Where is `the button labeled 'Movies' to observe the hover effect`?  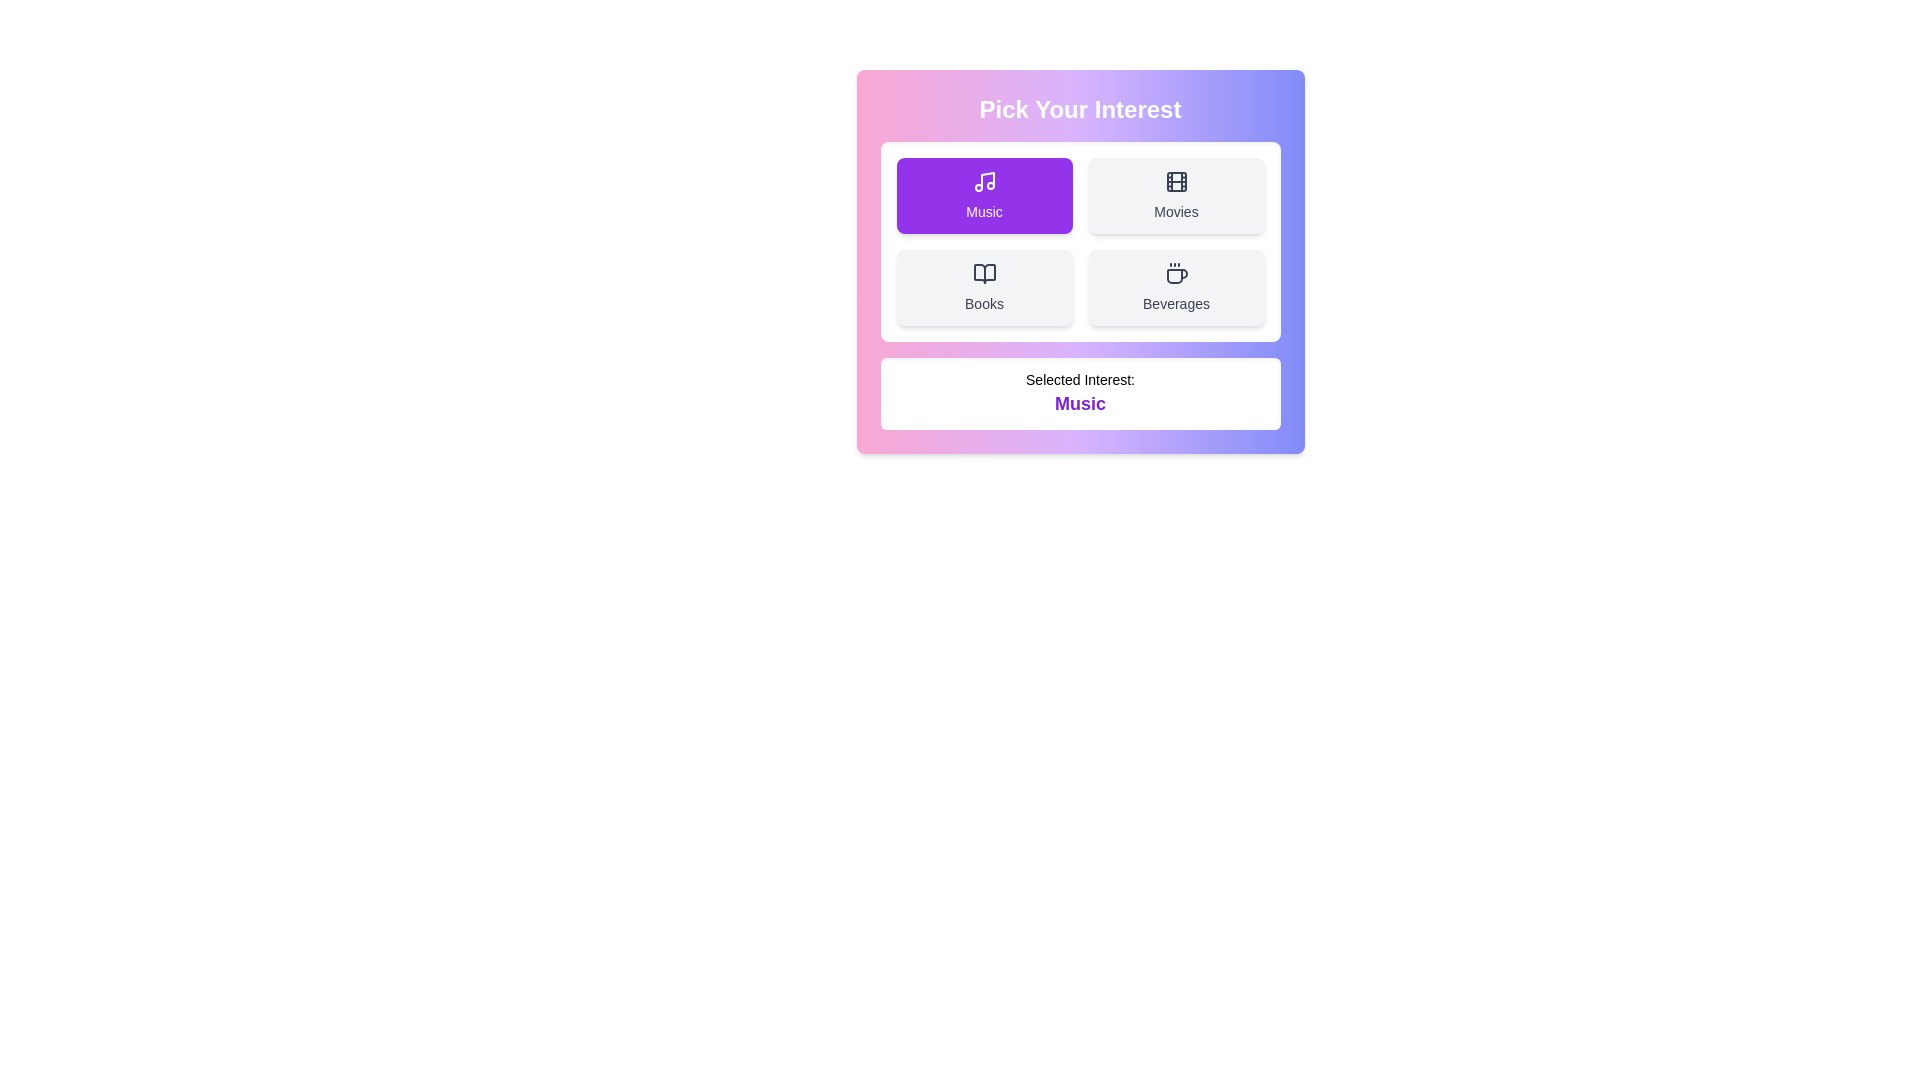 the button labeled 'Movies' to observe the hover effect is located at coordinates (1176, 196).